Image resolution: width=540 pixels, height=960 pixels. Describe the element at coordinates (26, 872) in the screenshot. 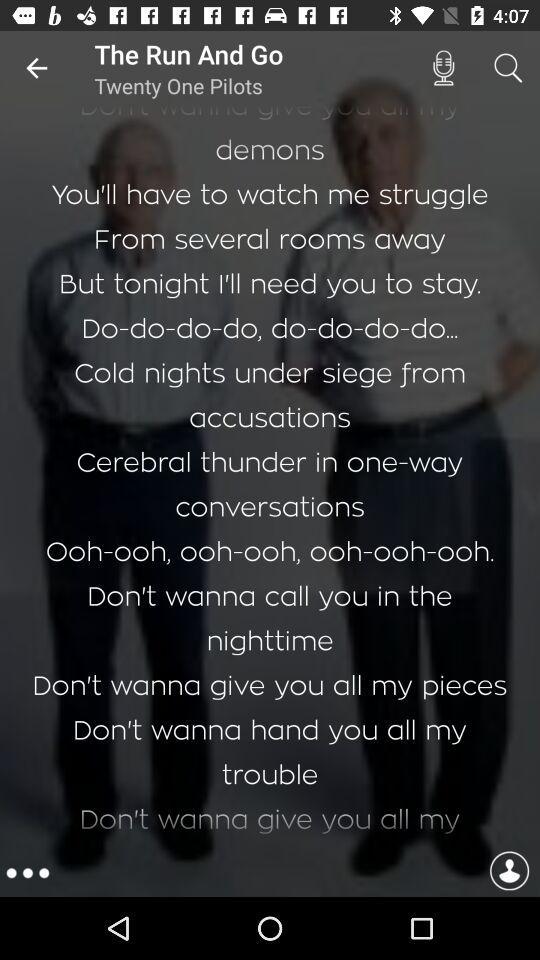

I see `item at the bottom left corner` at that location.